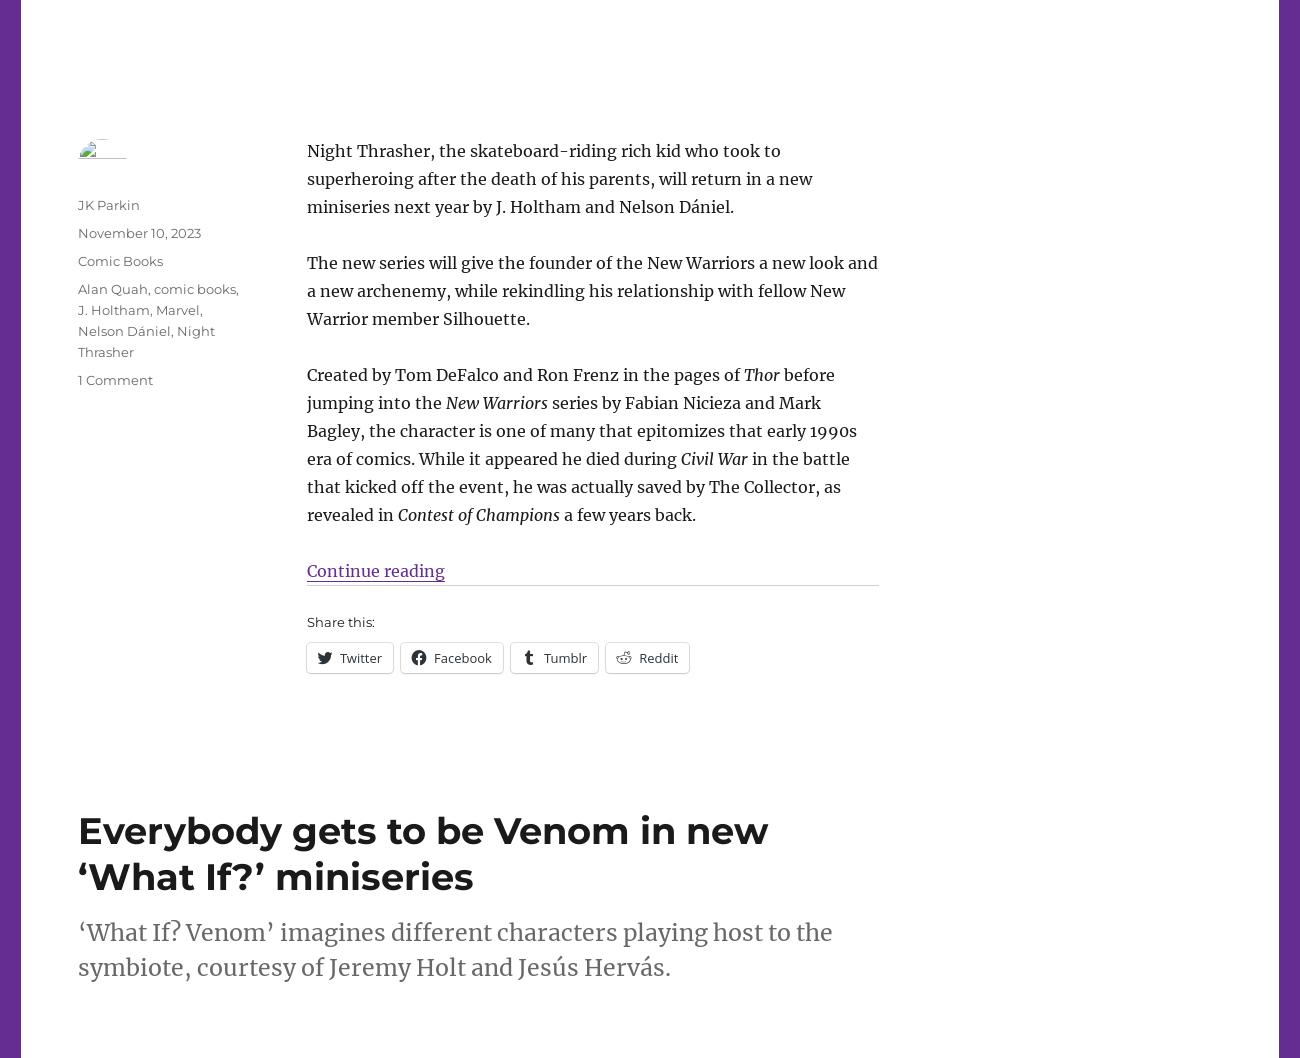 The width and height of the screenshot is (1300, 1058). What do you see at coordinates (423, 851) in the screenshot?
I see `'Everybody gets to be Venom in new ‘What If?’ miniseries'` at bounding box center [423, 851].